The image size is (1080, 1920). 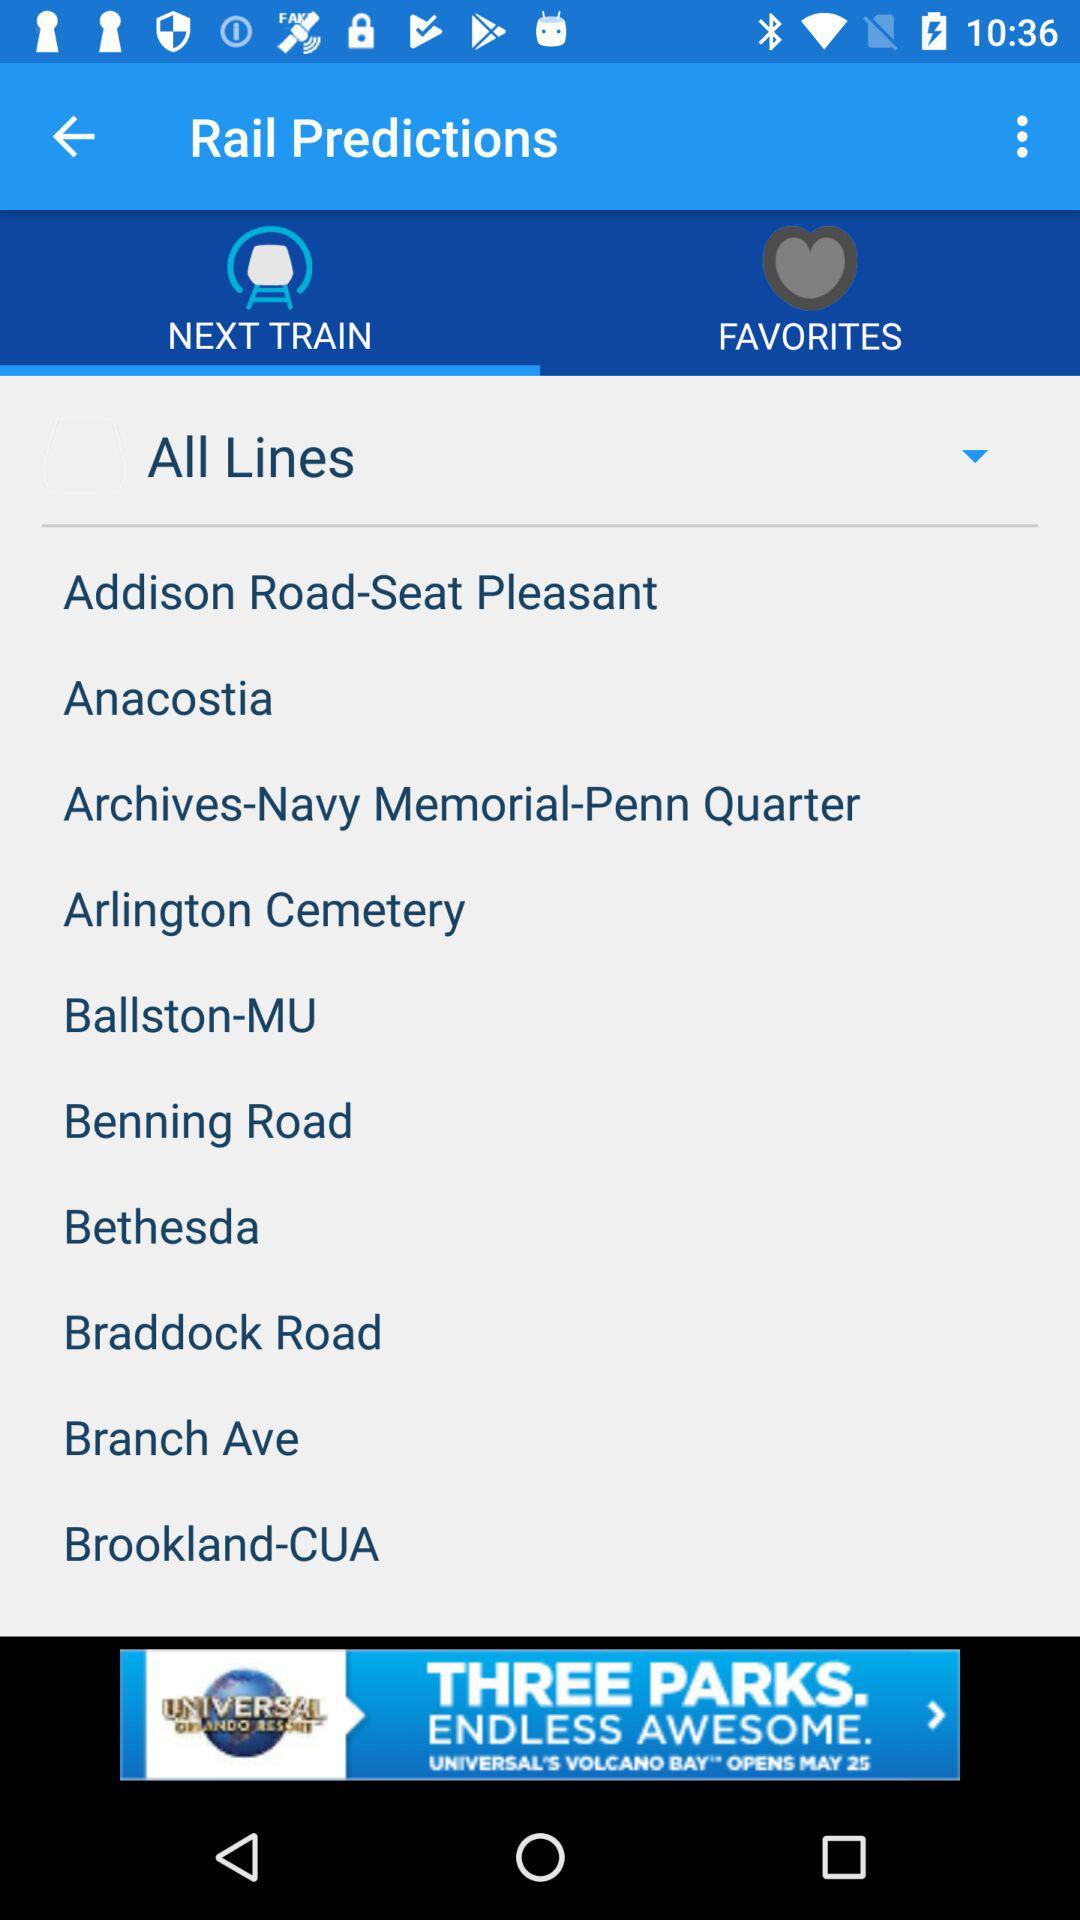 What do you see at coordinates (810, 291) in the screenshot?
I see `favorites` at bounding box center [810, 291].